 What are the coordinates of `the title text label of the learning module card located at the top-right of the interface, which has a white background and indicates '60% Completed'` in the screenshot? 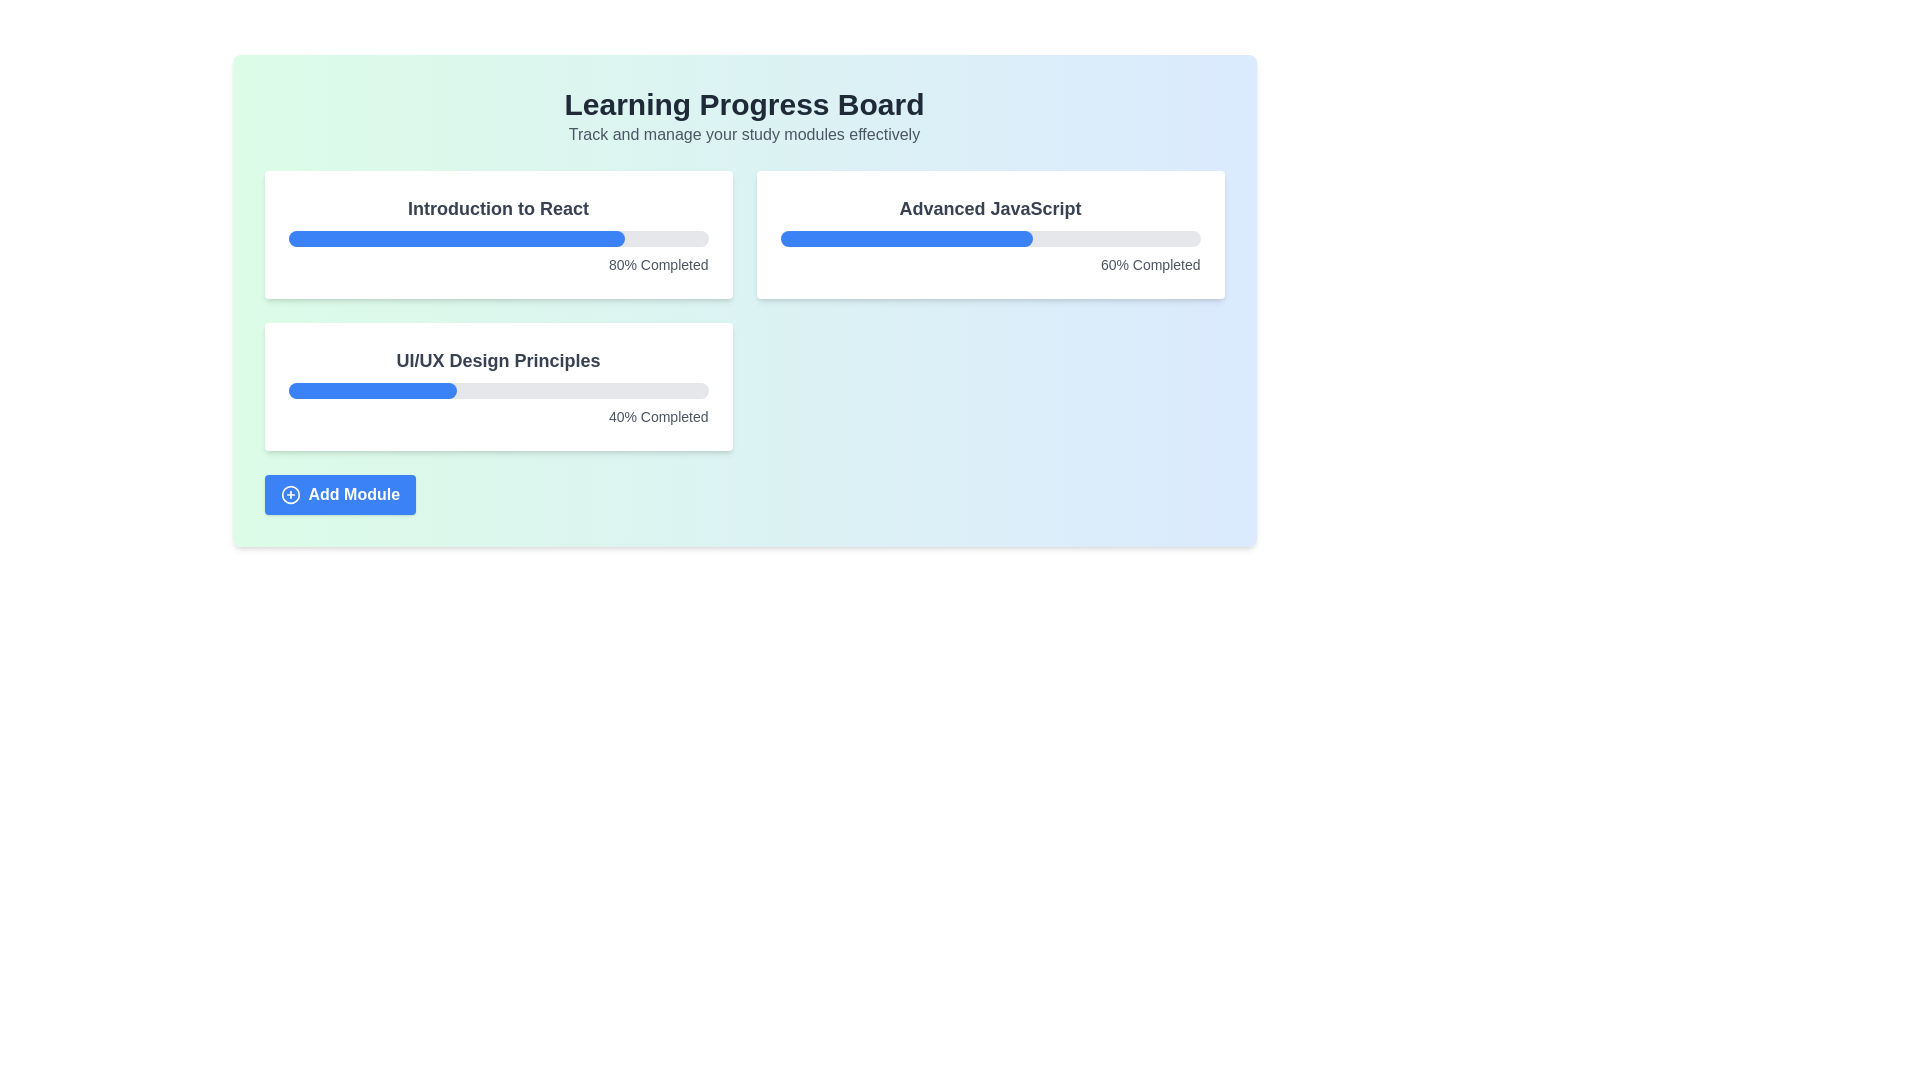 It's located at (990, 208).